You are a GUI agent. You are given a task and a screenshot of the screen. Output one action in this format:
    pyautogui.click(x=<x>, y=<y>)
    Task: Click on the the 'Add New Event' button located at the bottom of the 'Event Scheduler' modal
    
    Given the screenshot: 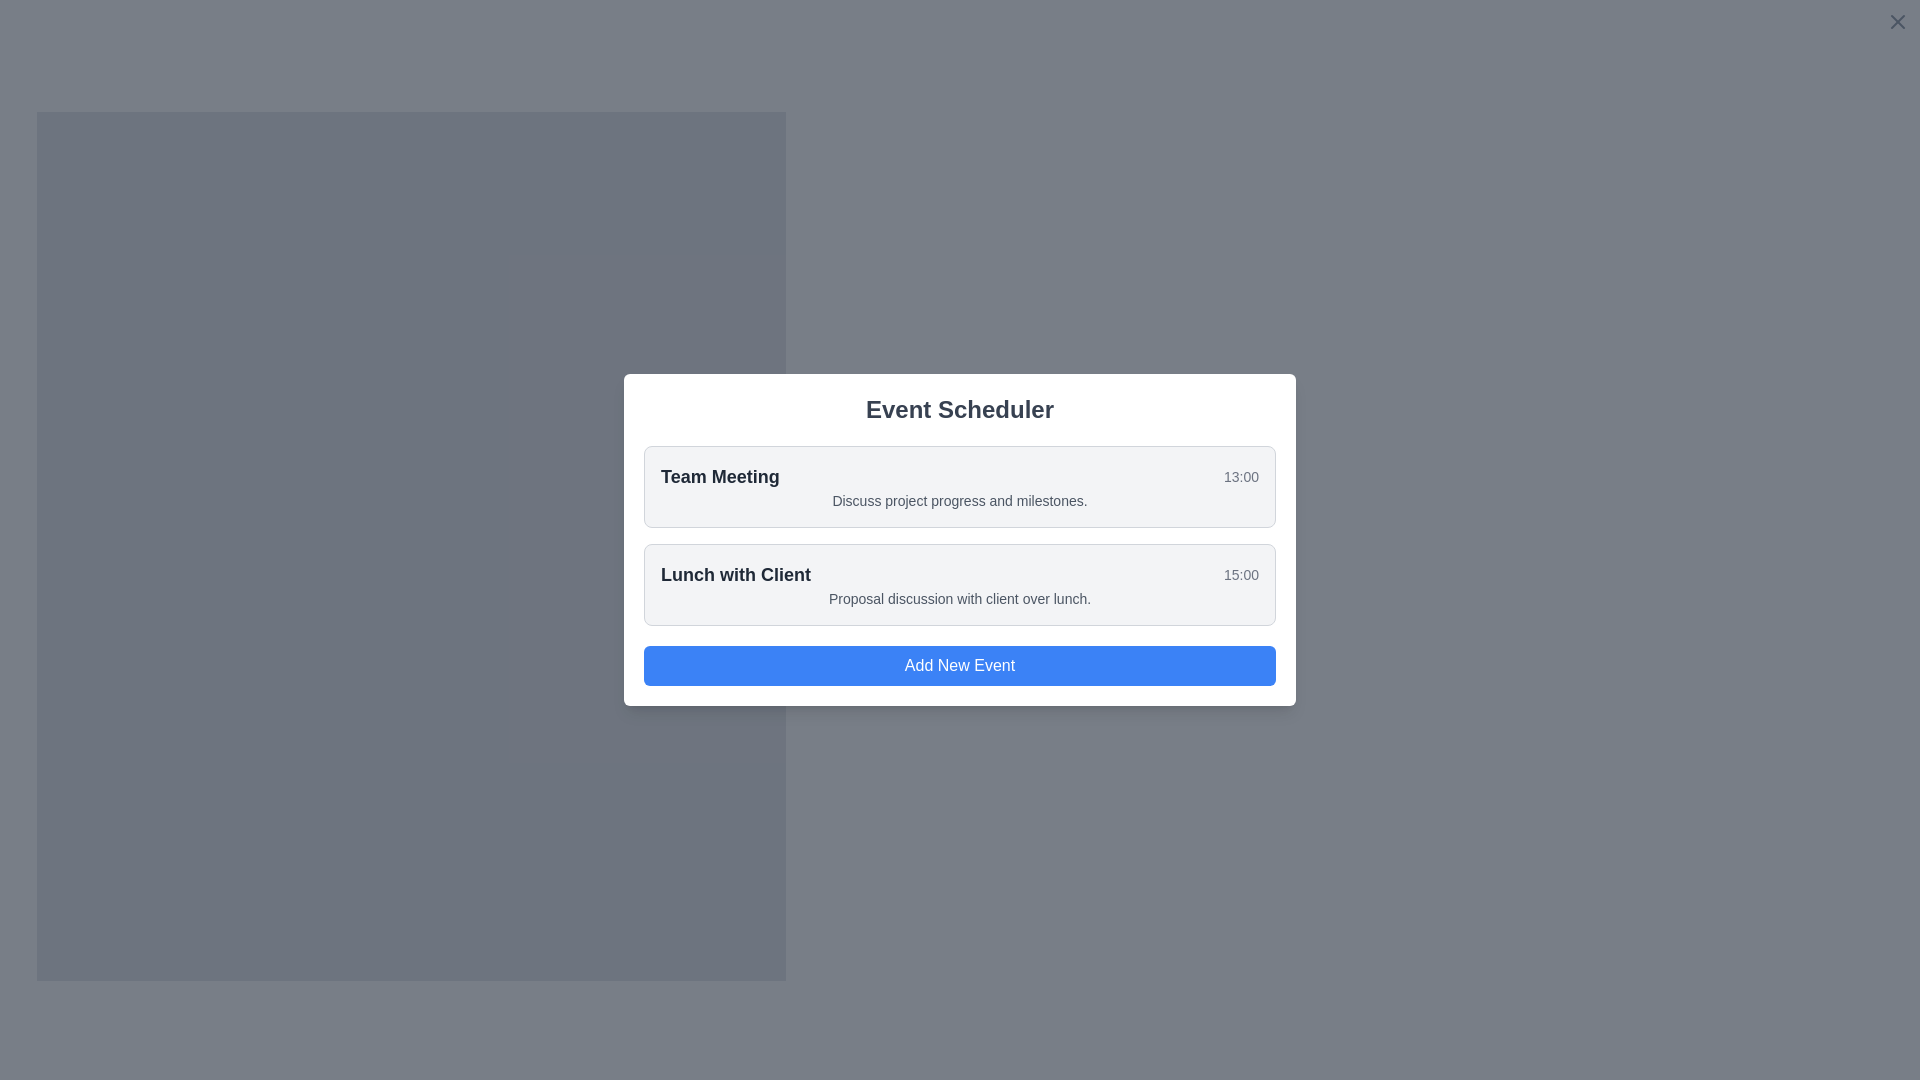 What is the action you would take?
    pyautogui.click(x=960, y=666)
    